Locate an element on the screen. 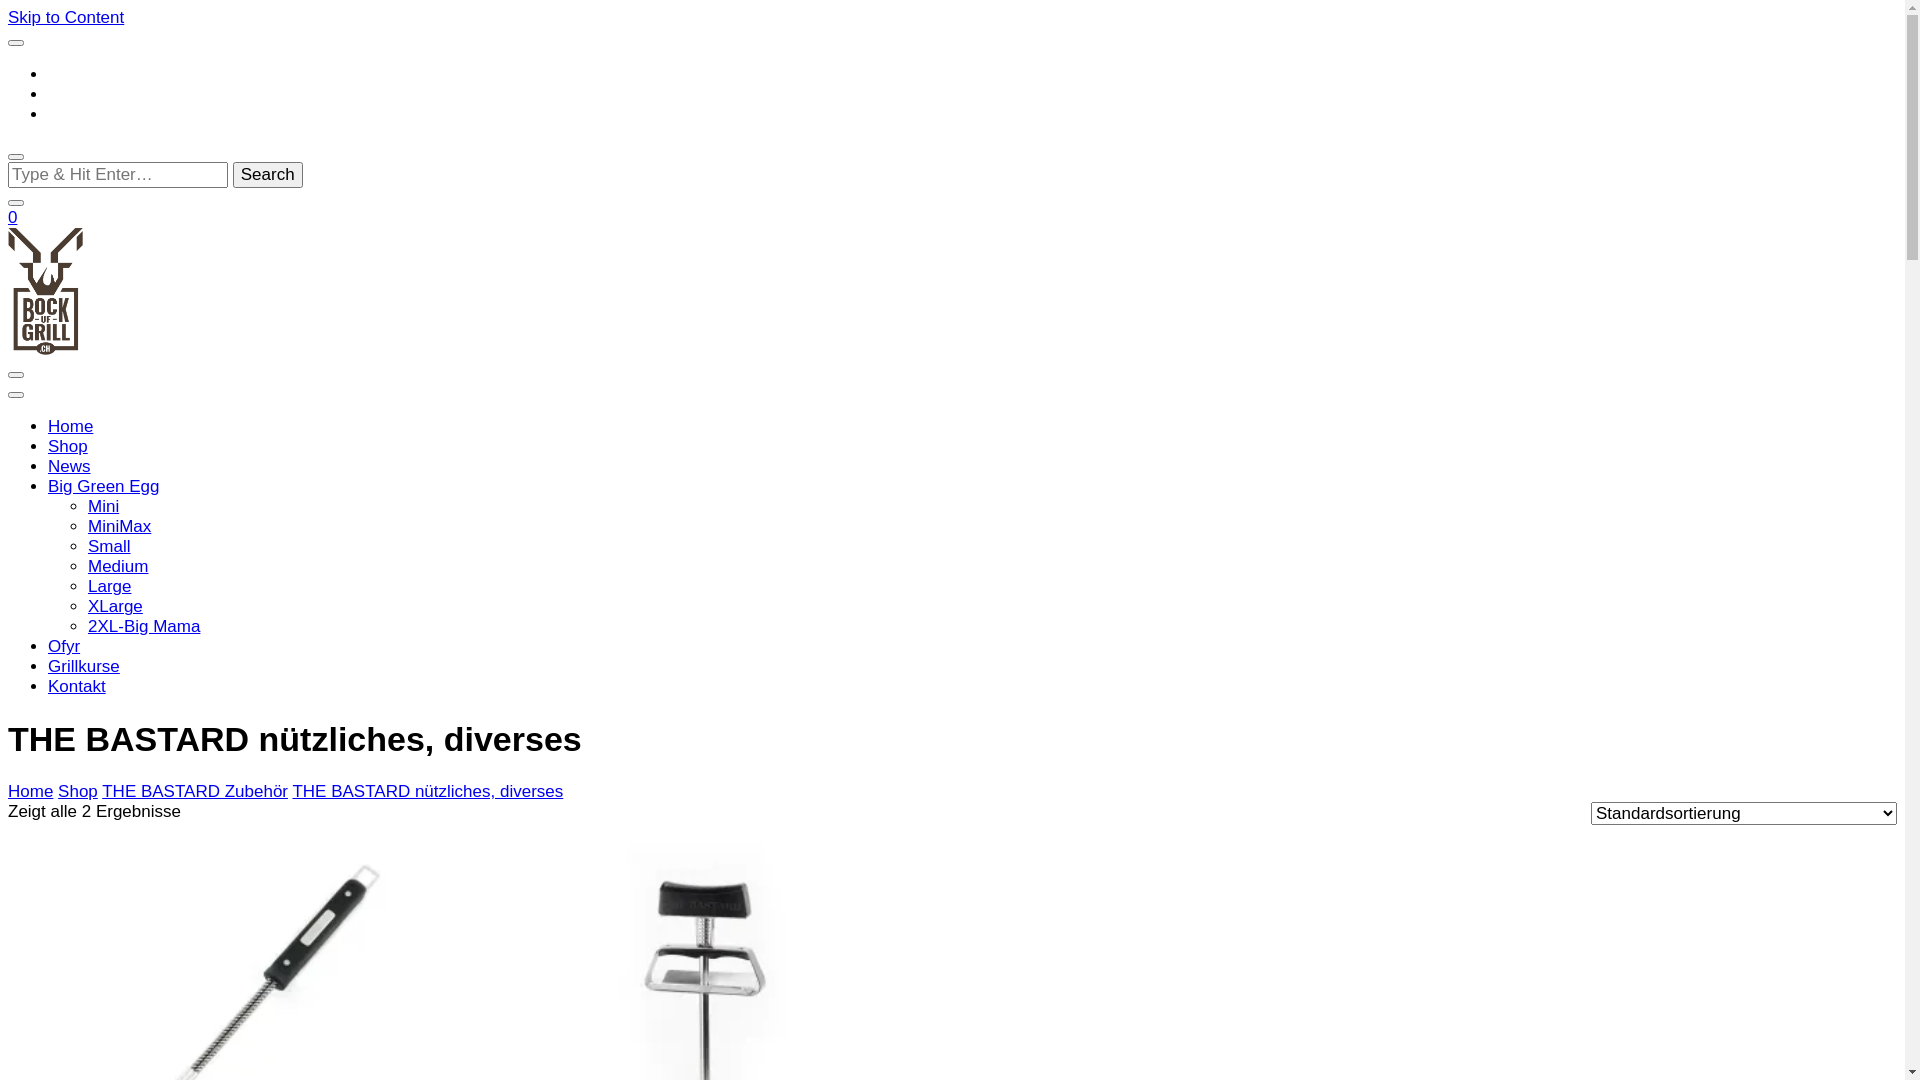 This screenshot has height=1080, width=1920. '2XL-Big Mama' is located at coordinates (143, 625).